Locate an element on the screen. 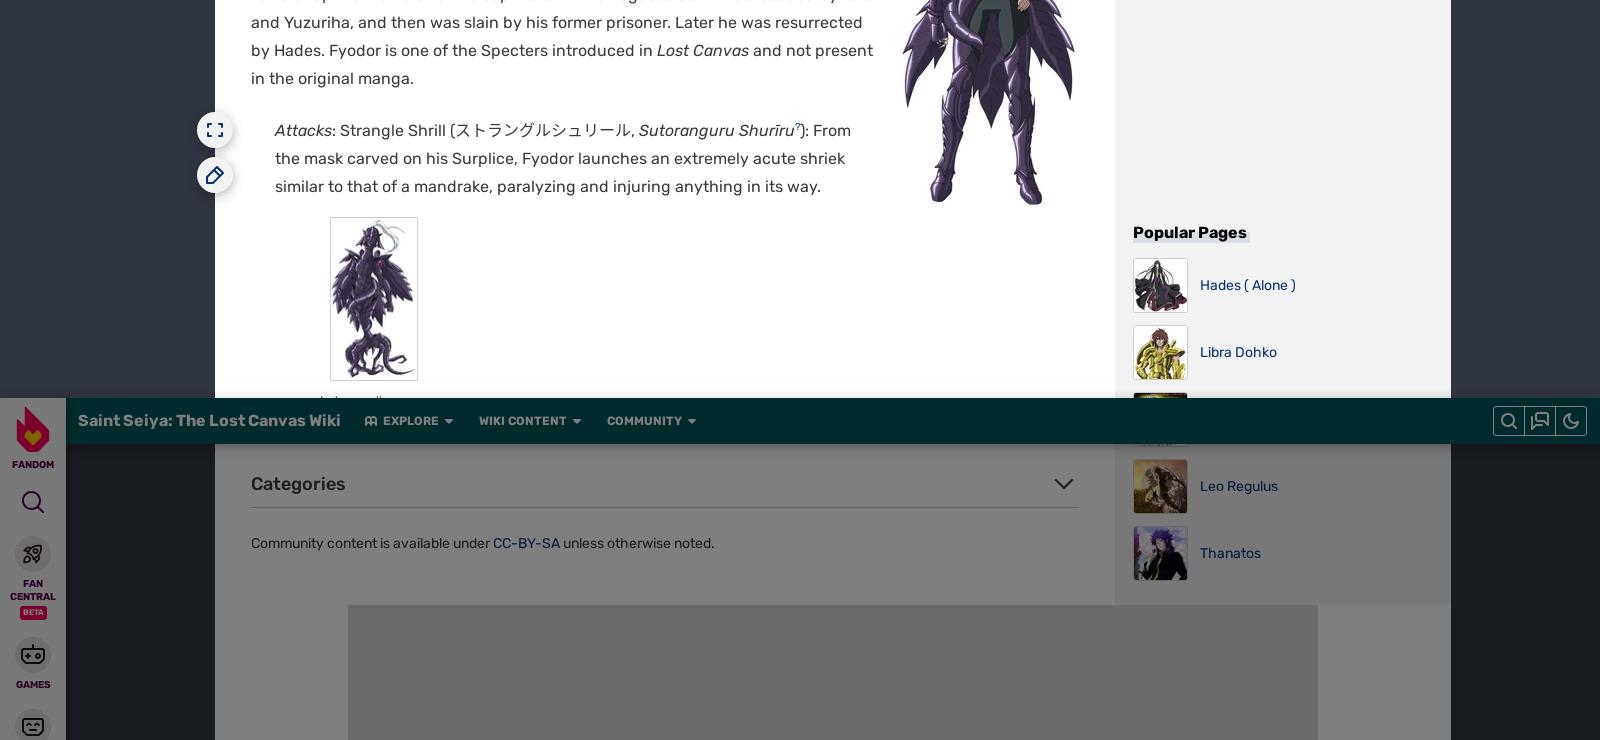 The image size is (1600, 740). 'Careers' is located at coordinates (616, 12).